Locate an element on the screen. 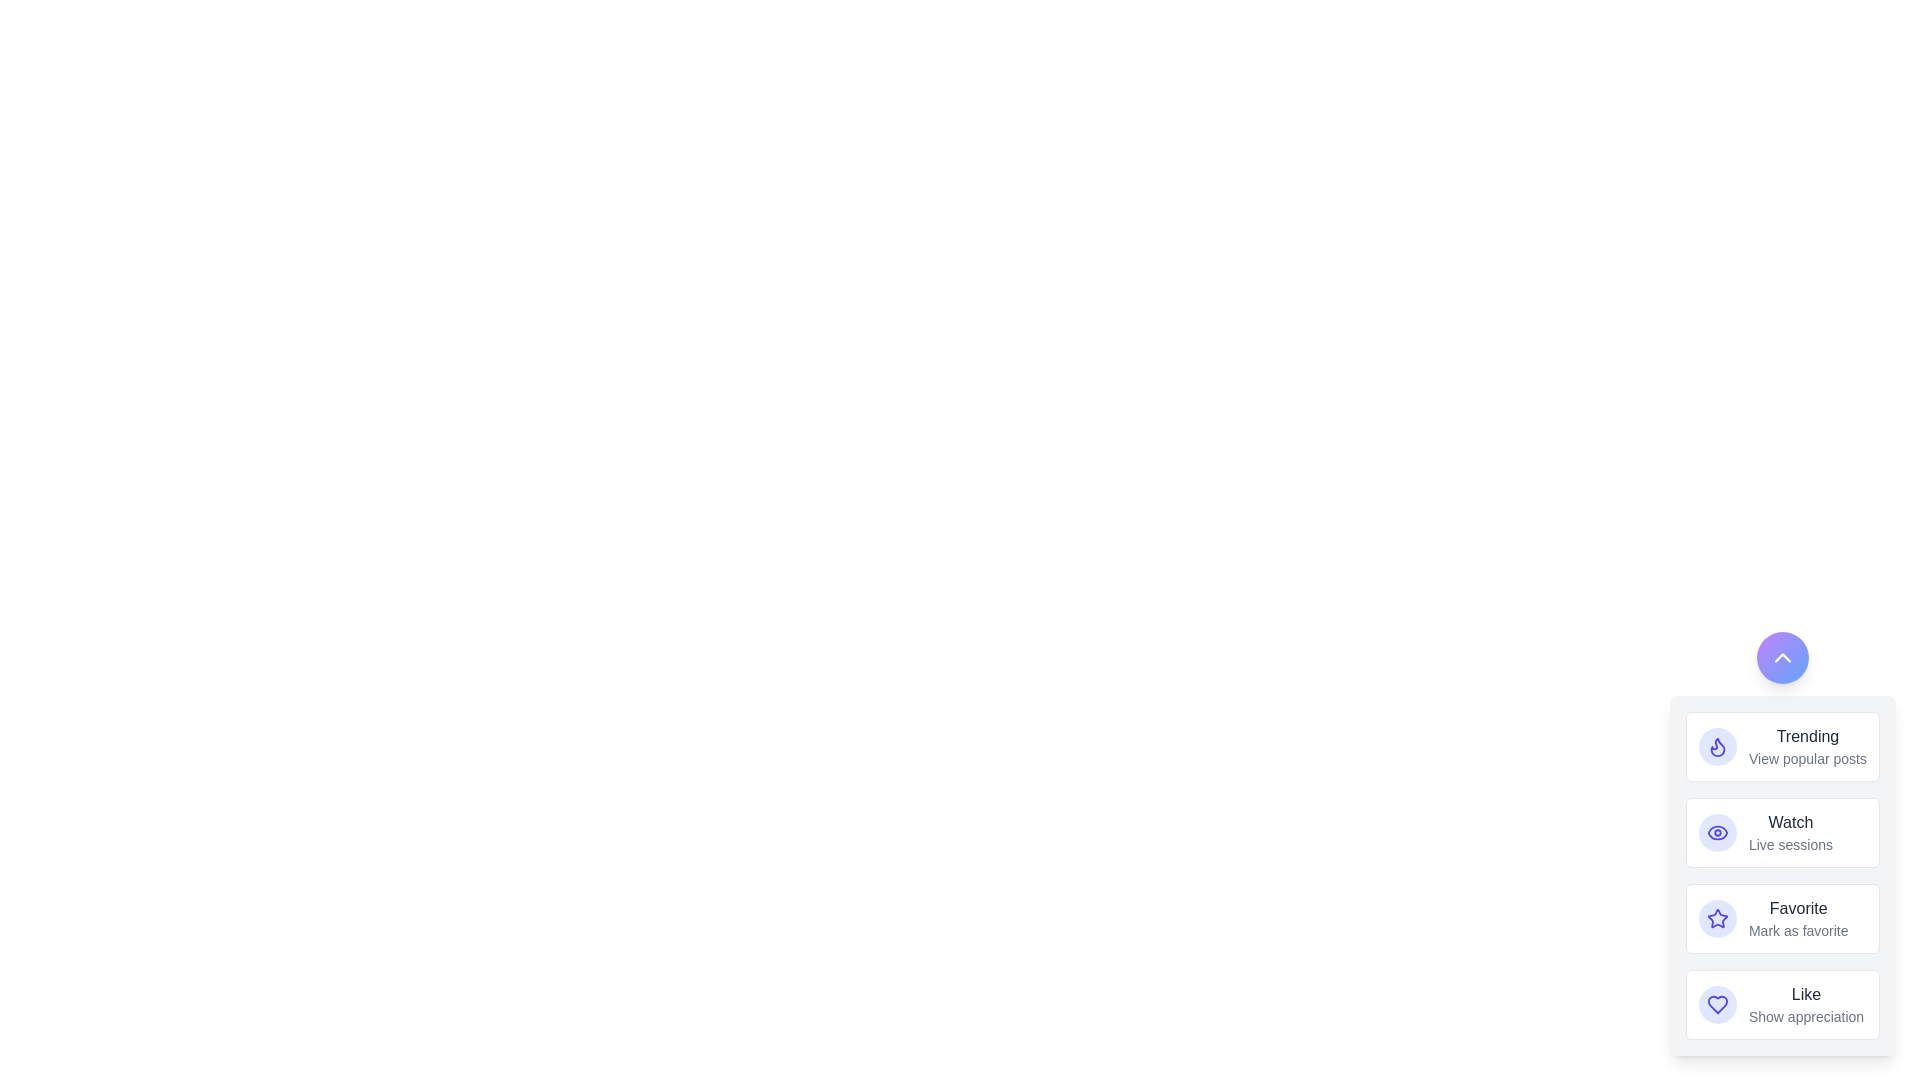  the Watch button to trigger its functionality is located at coordinates (1717, 833).